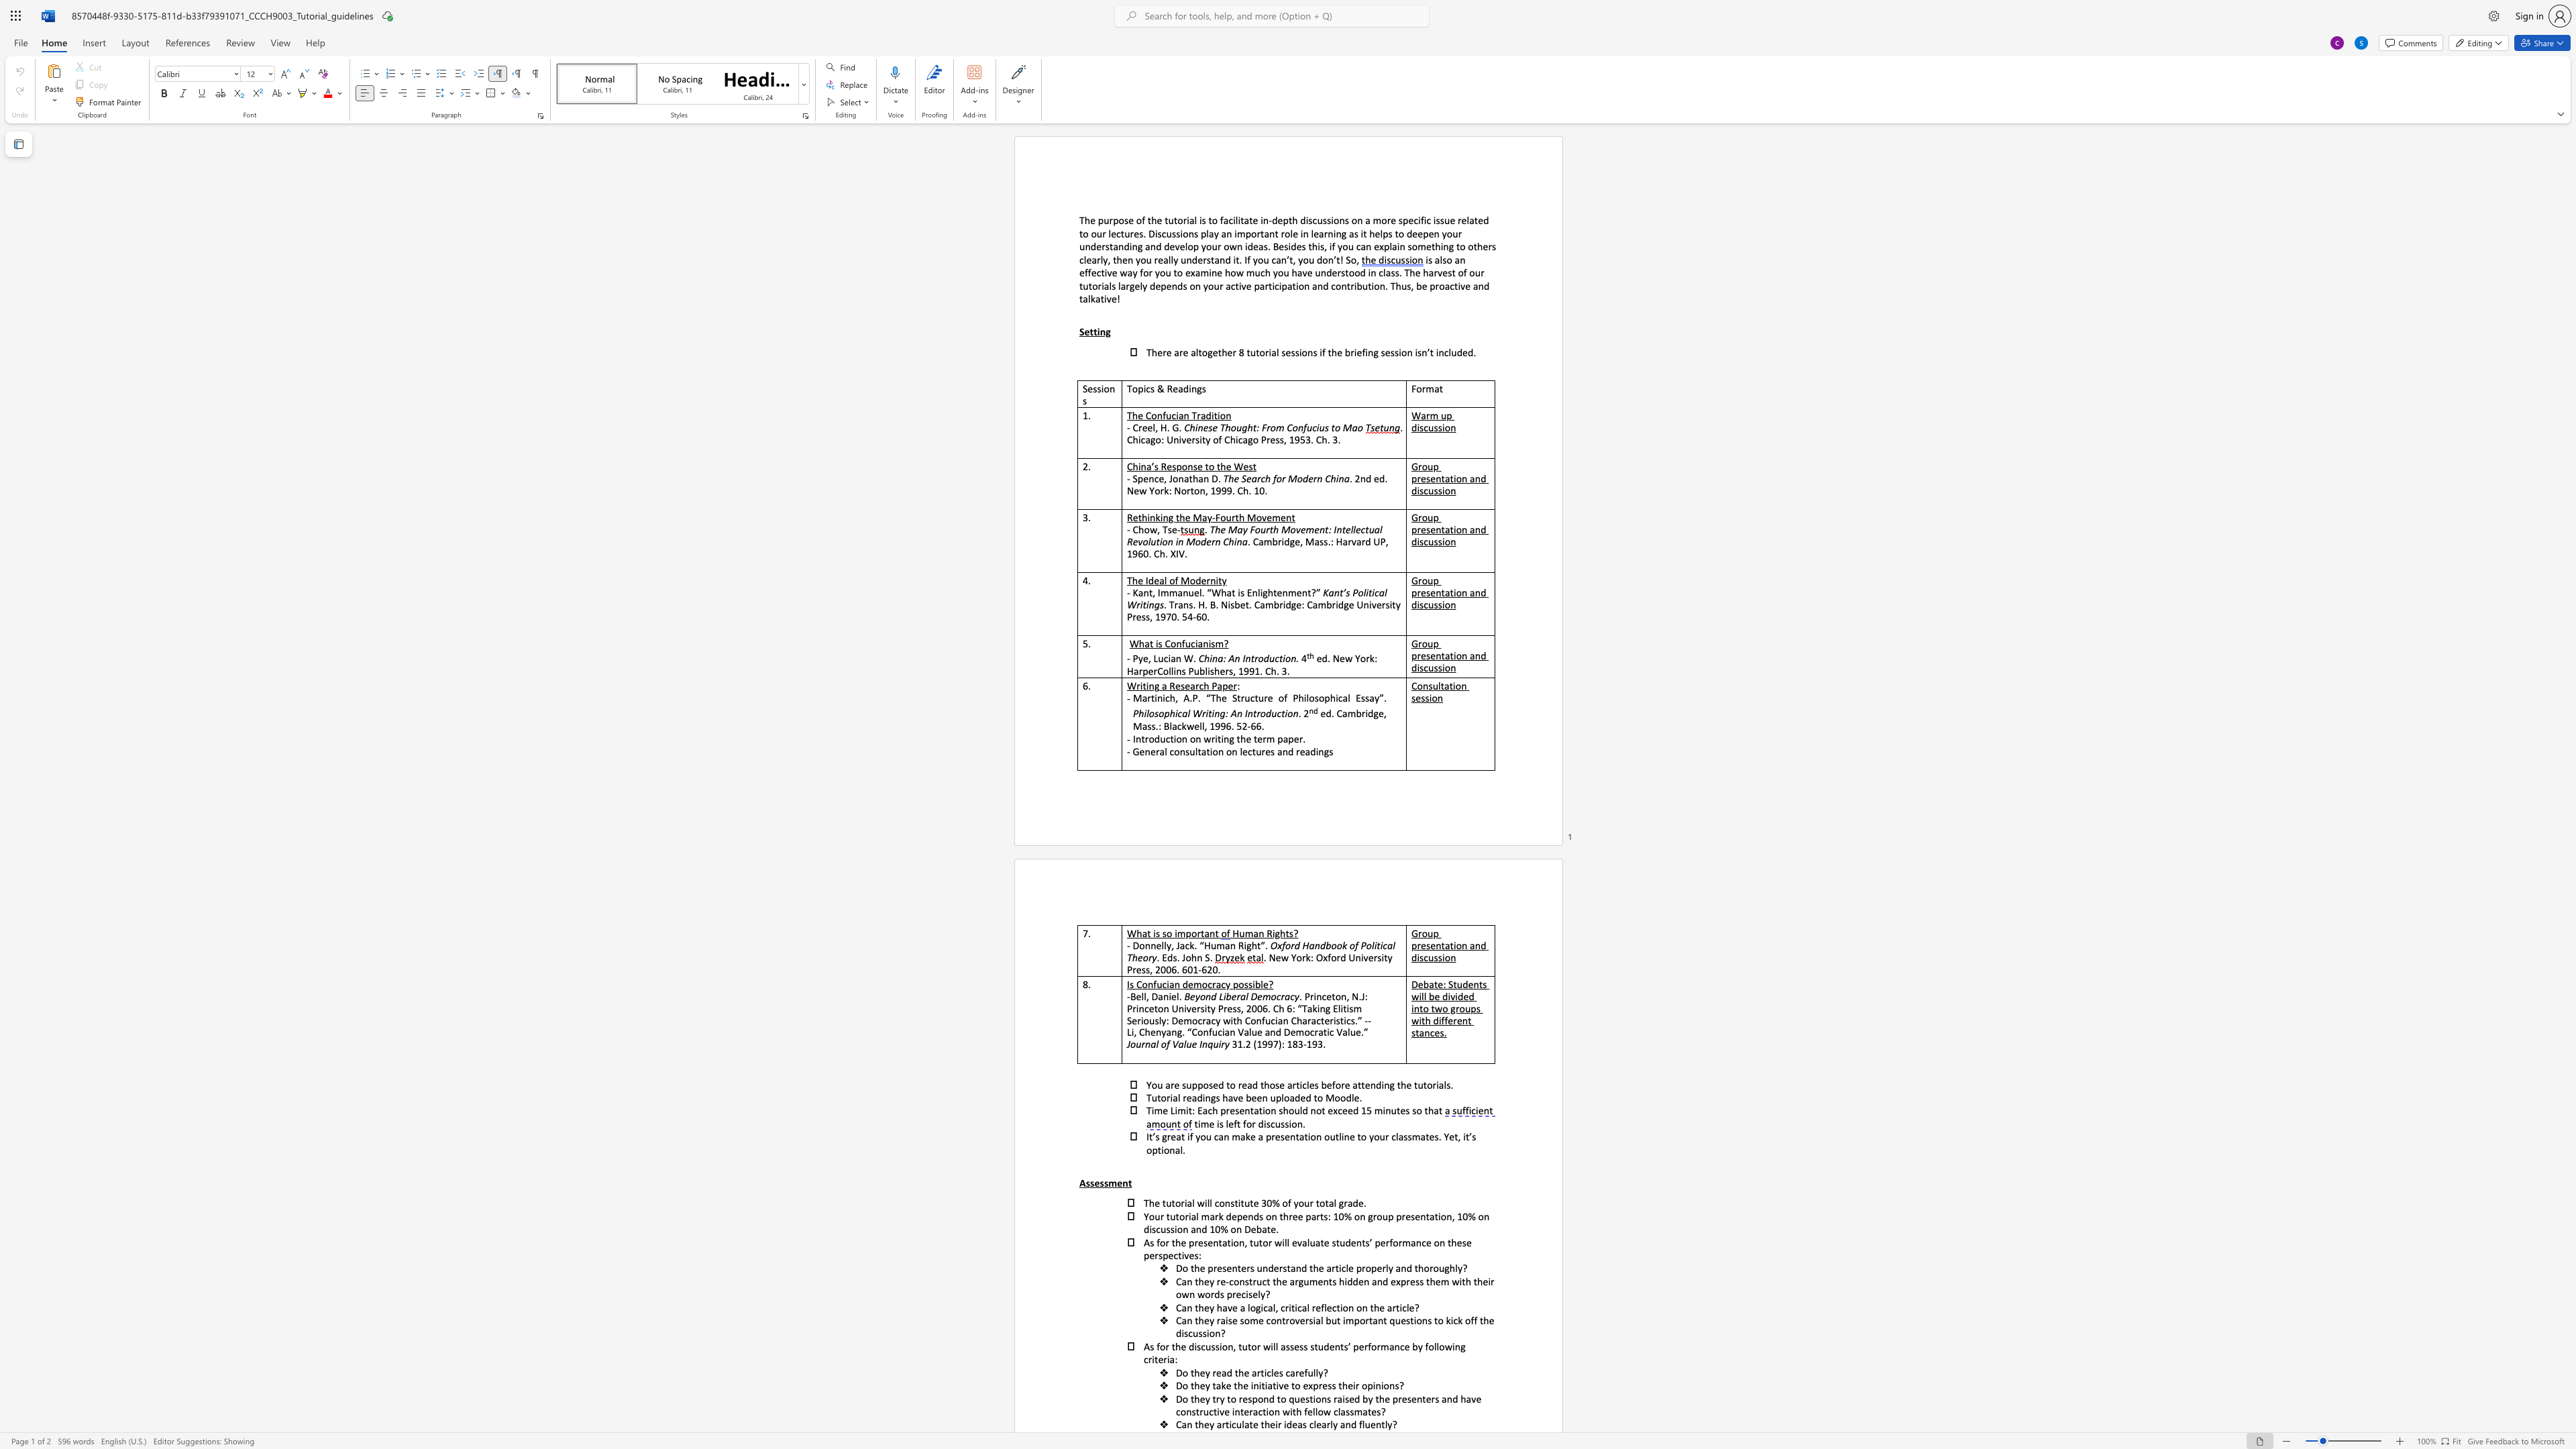 The width and height of the screenshot is (2576, 1449). Describe the element at coordinates (1177, 1043) in the screenshot. I see `the subset text "alue Inquir" within the text "Journal of Value Inquiry"` at that location.